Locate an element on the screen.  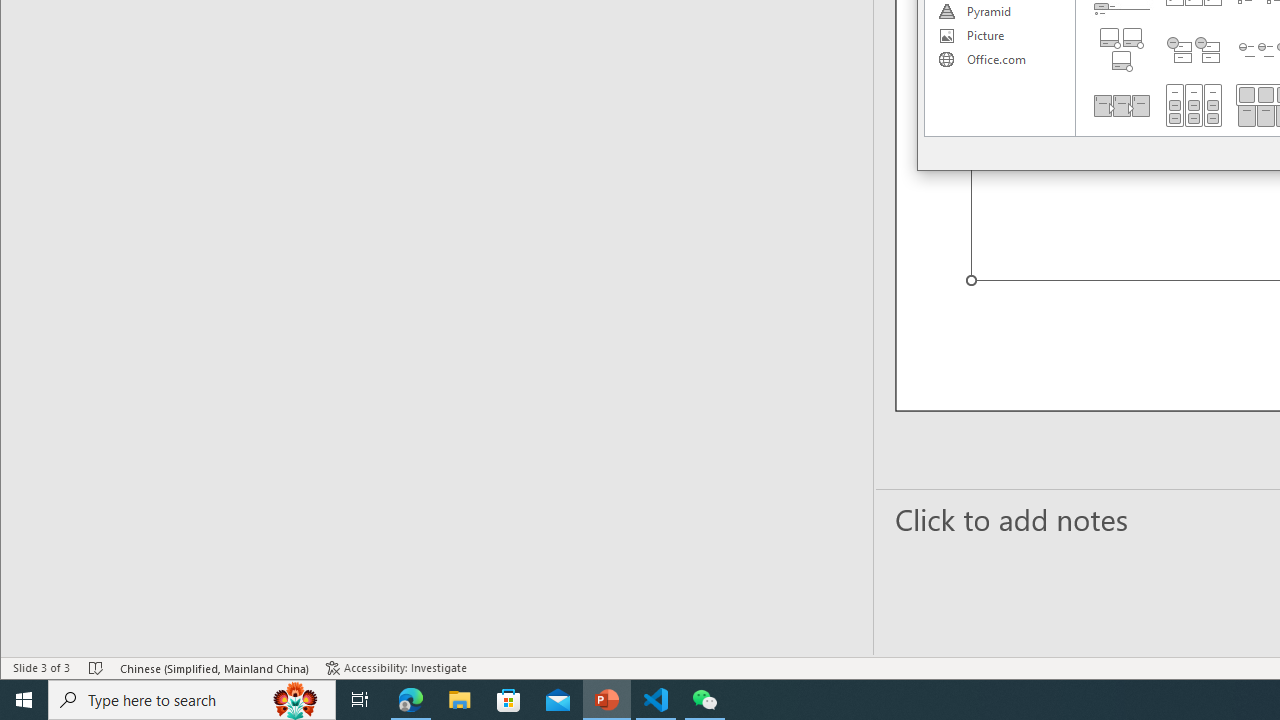
'Picture' is located at coordinates (999, 36).